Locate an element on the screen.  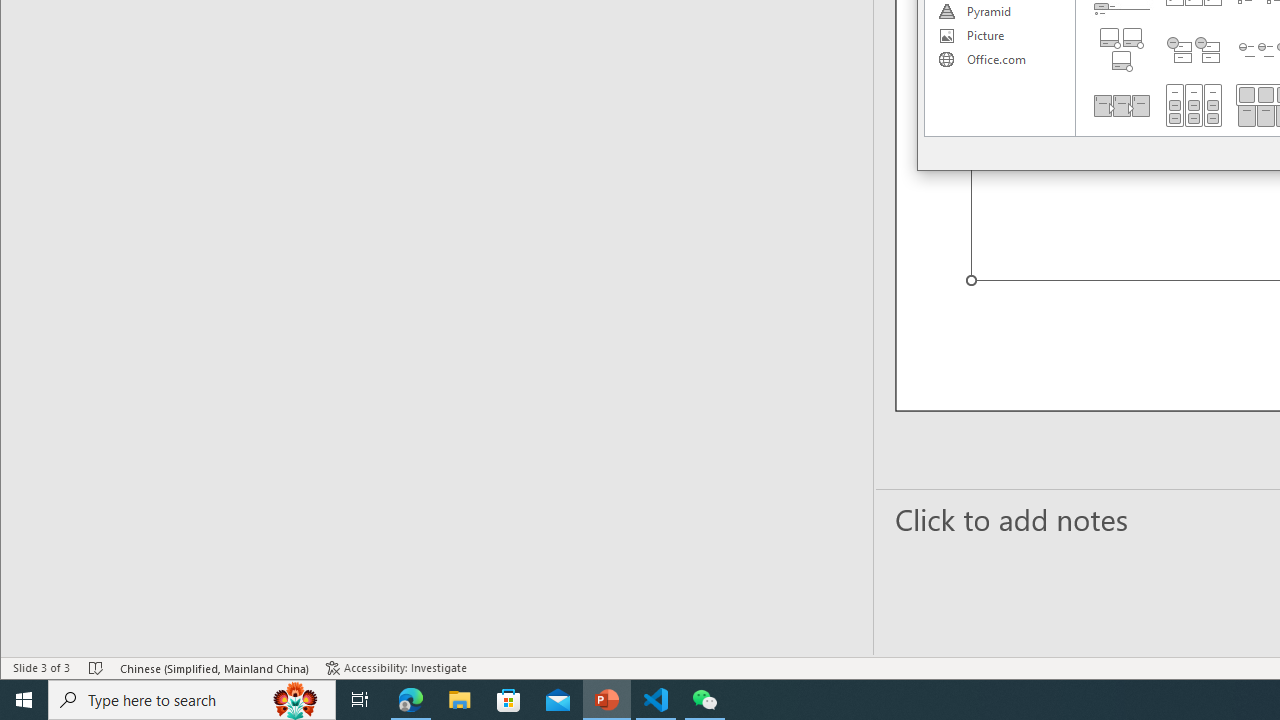
'Picture' is located at coordinates (999, 36).